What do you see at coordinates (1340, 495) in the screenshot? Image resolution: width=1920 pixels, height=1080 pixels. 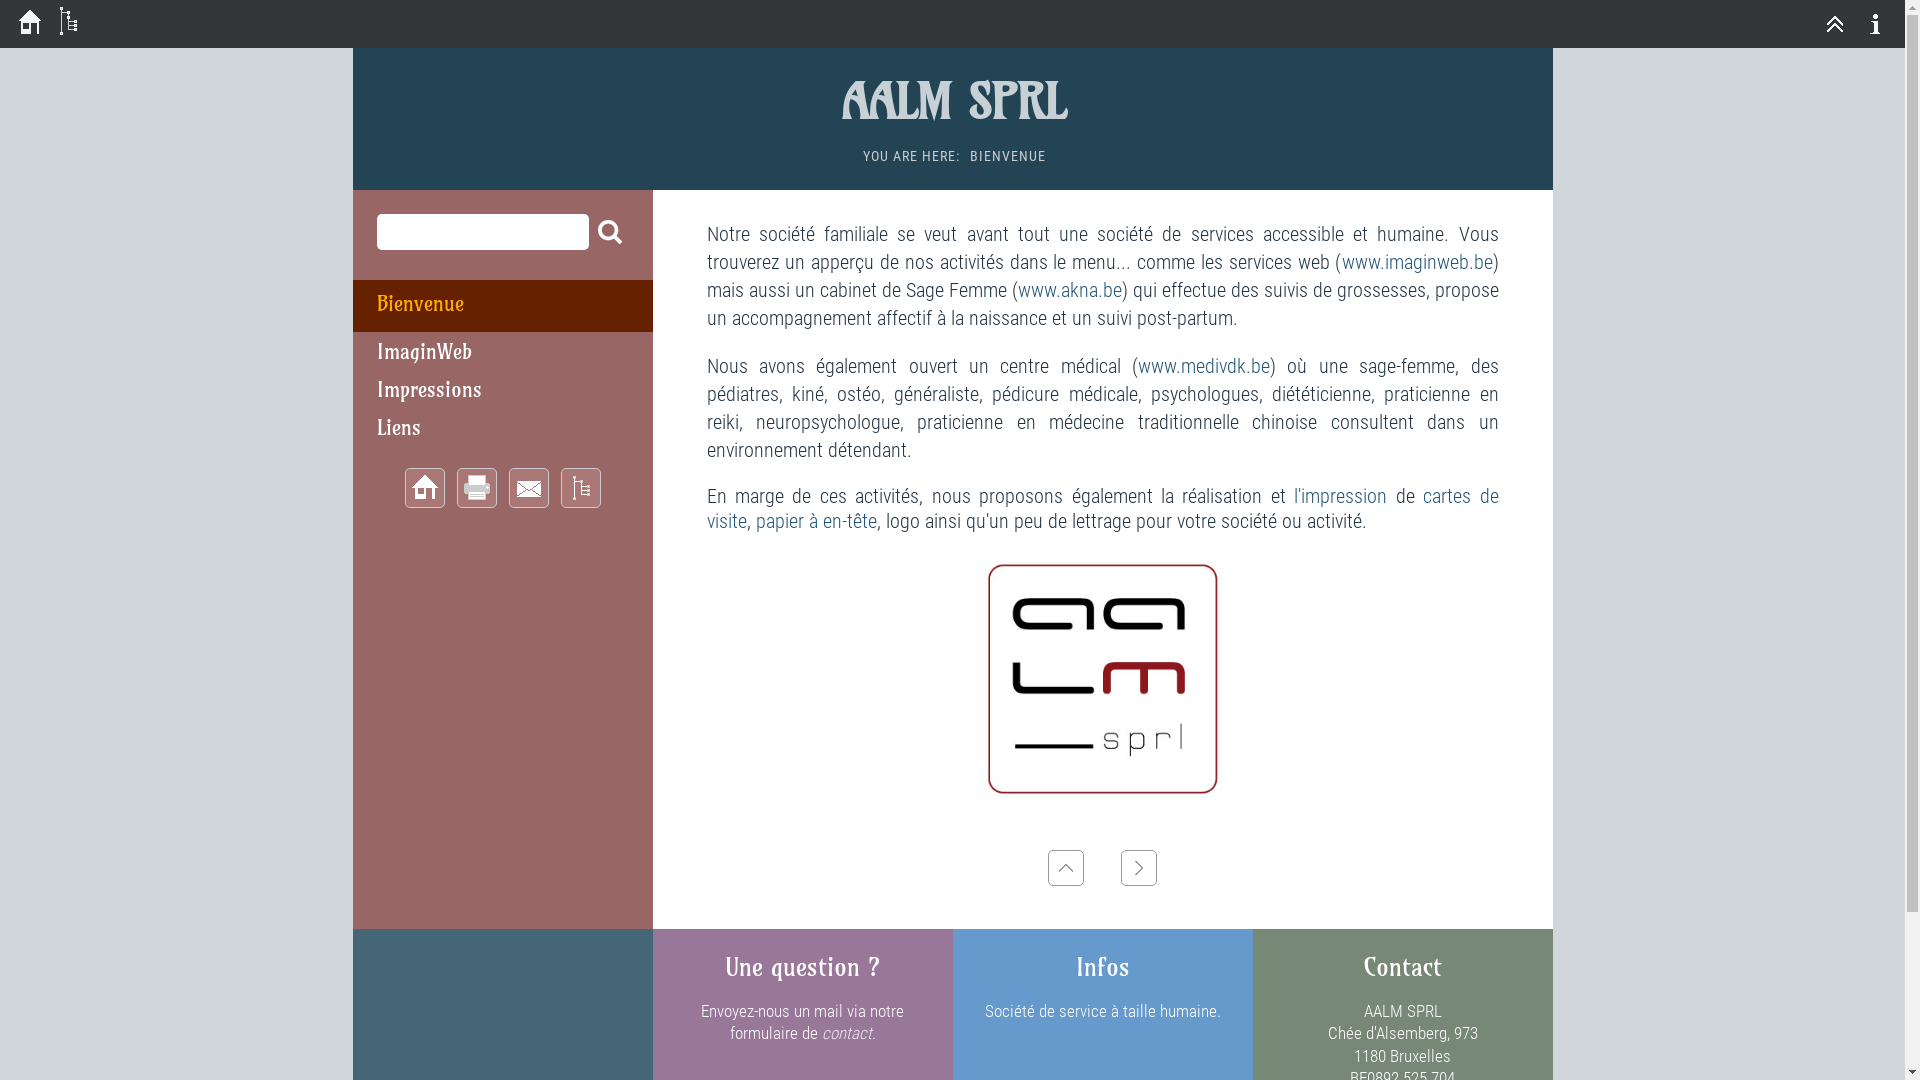 I see `'l'impression'` at bounding box center [1340, 495].